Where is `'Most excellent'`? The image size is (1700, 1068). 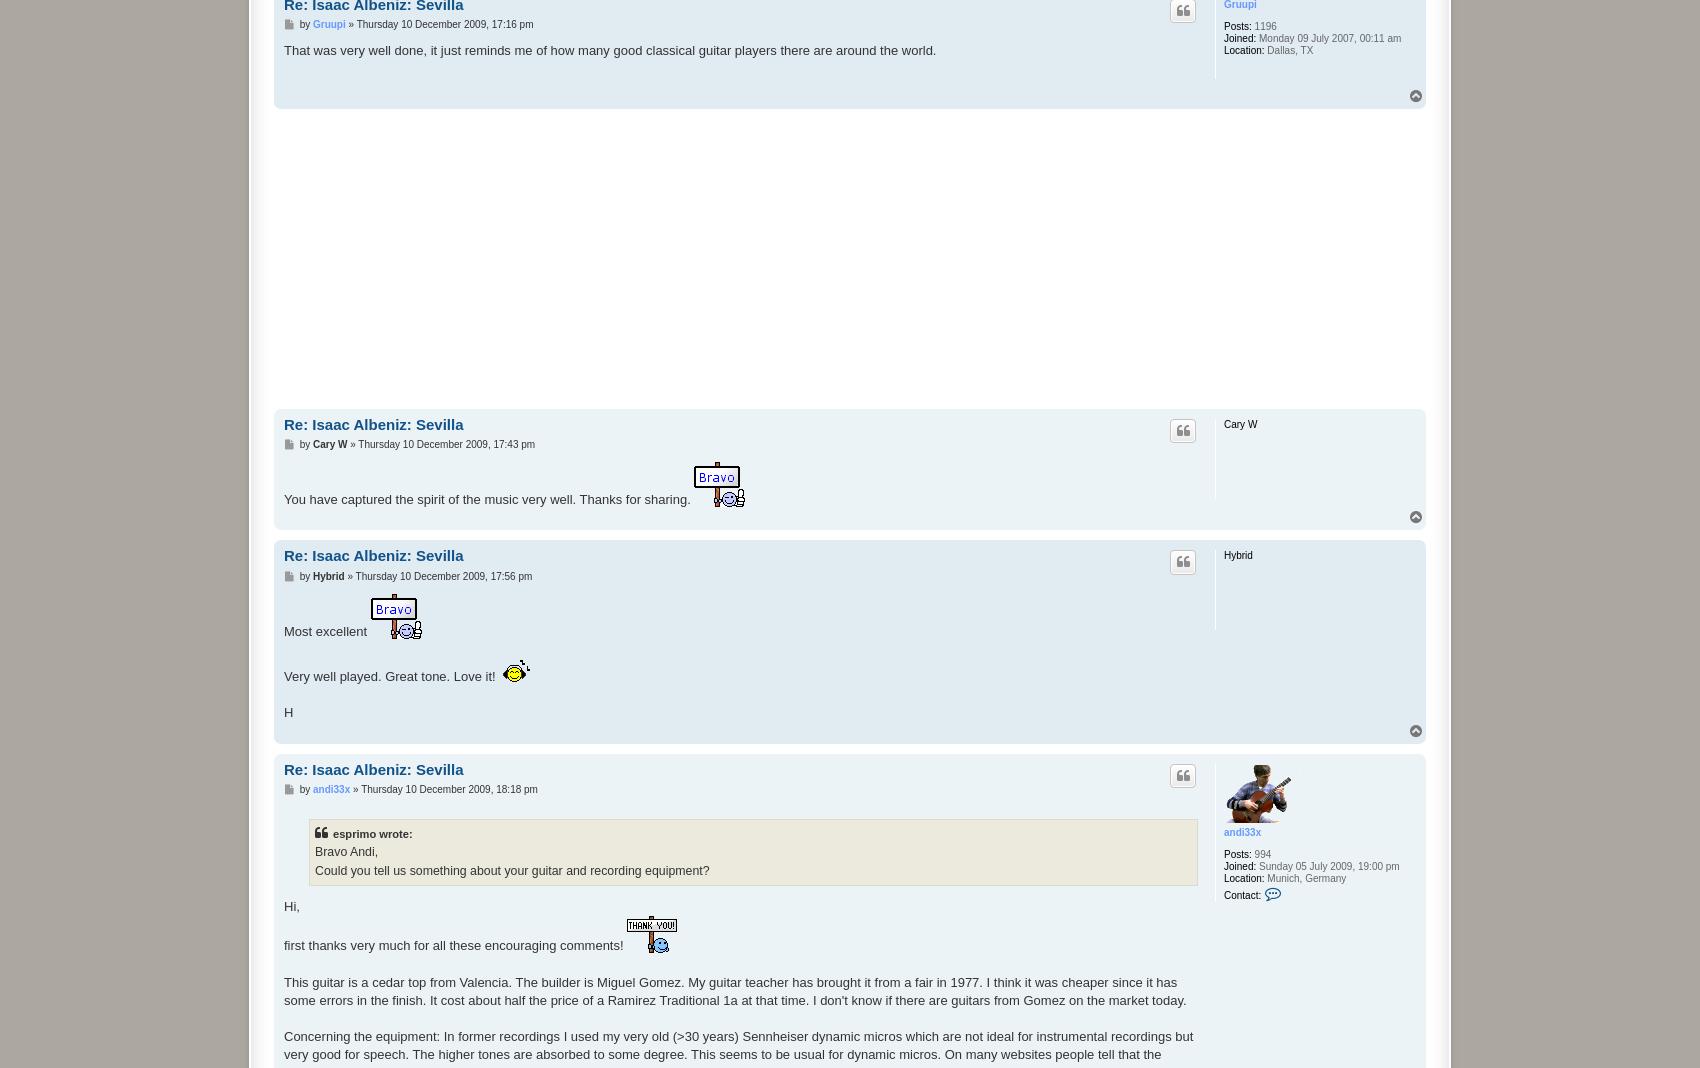 'Most excellent' is located at coordinates (326, 629).